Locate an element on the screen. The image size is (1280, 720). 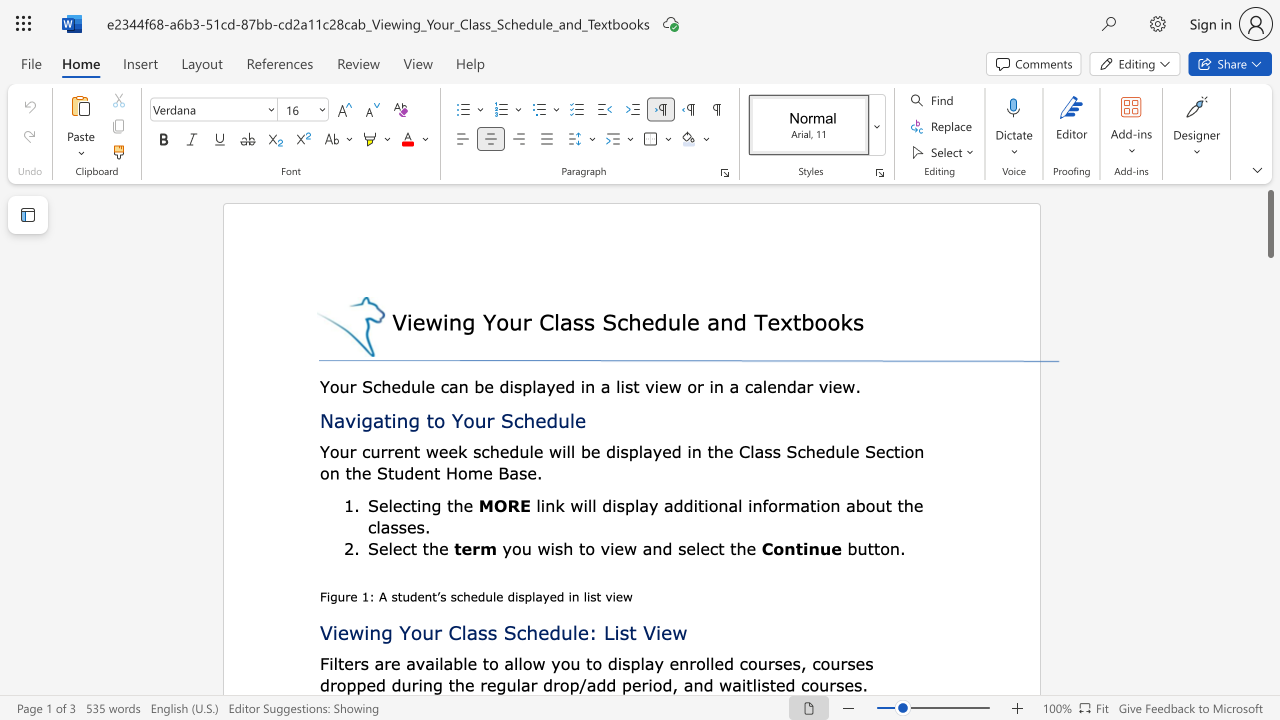
the scrollbar on the side is located at coordinates (1269, 688).